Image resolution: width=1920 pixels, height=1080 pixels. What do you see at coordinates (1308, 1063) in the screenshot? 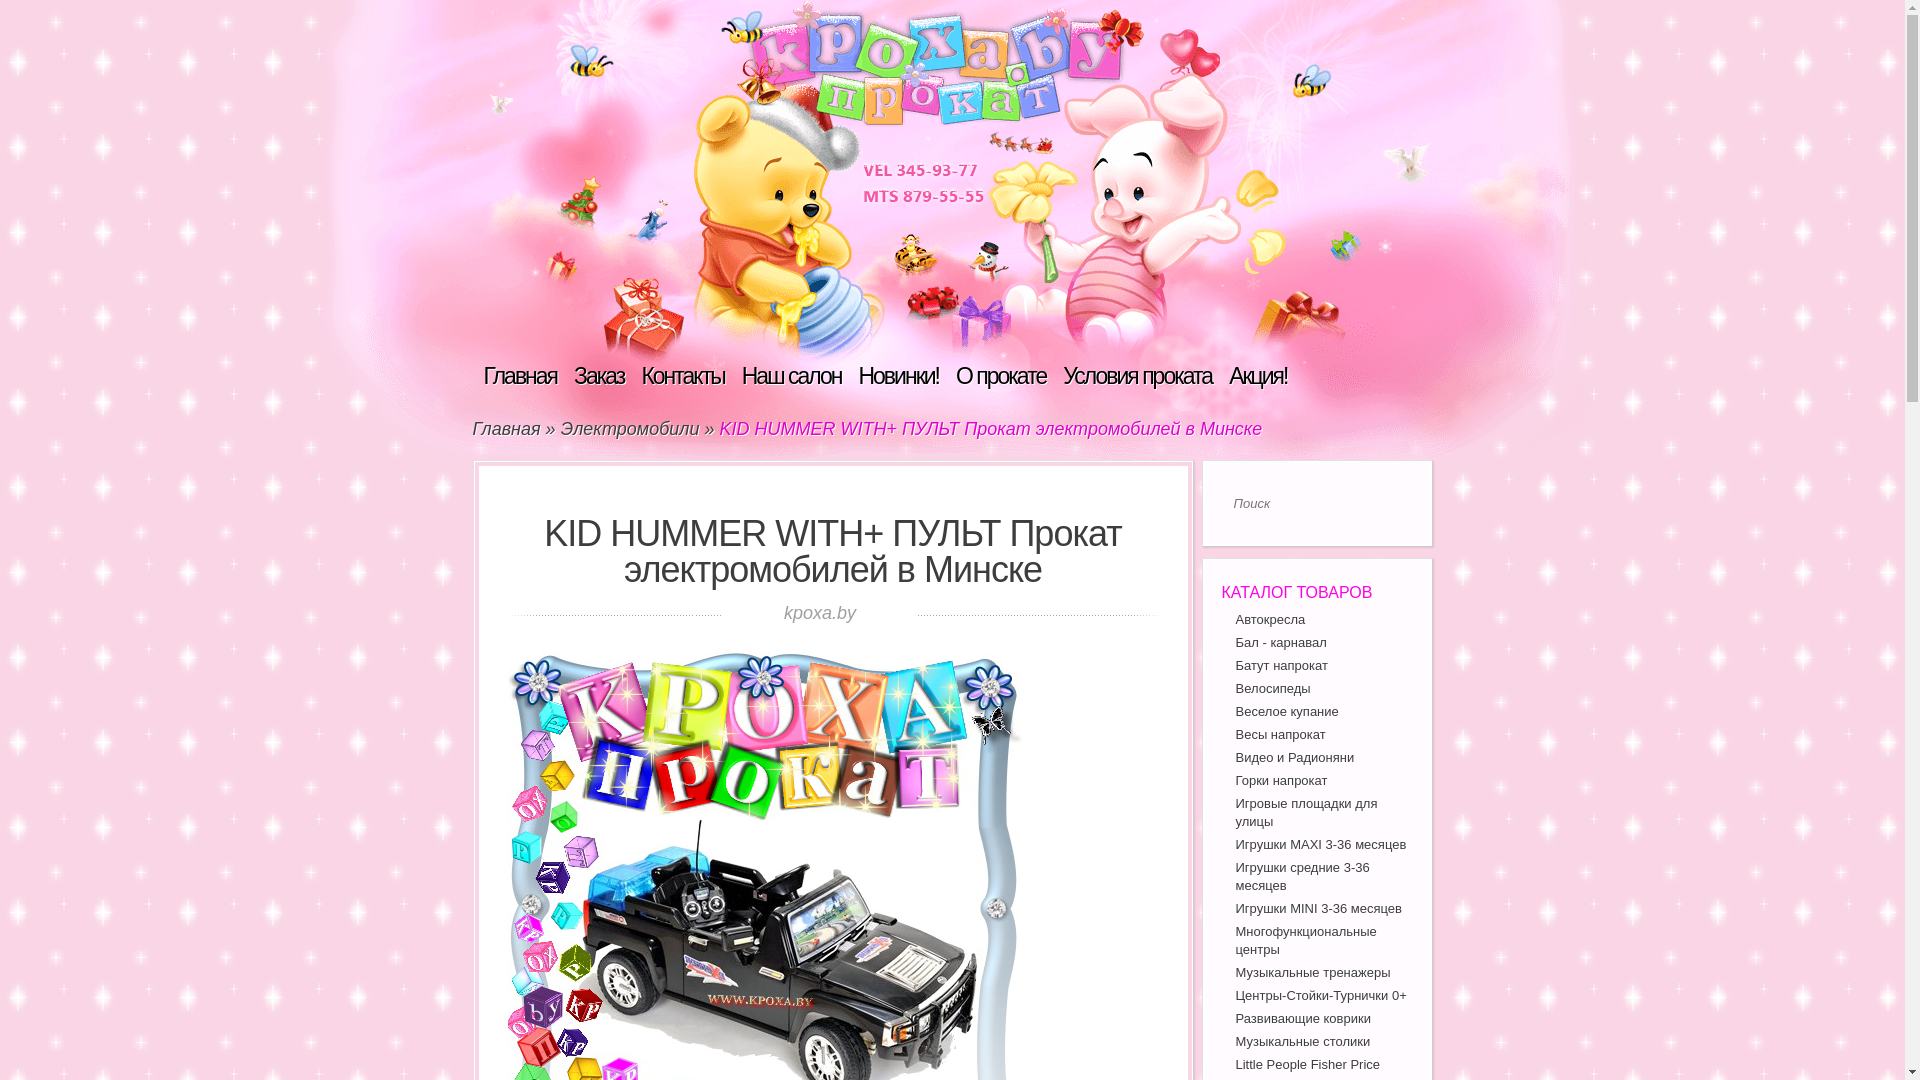
I see `'Little People Fisher Price'` at bounding box center [1308, 1063].